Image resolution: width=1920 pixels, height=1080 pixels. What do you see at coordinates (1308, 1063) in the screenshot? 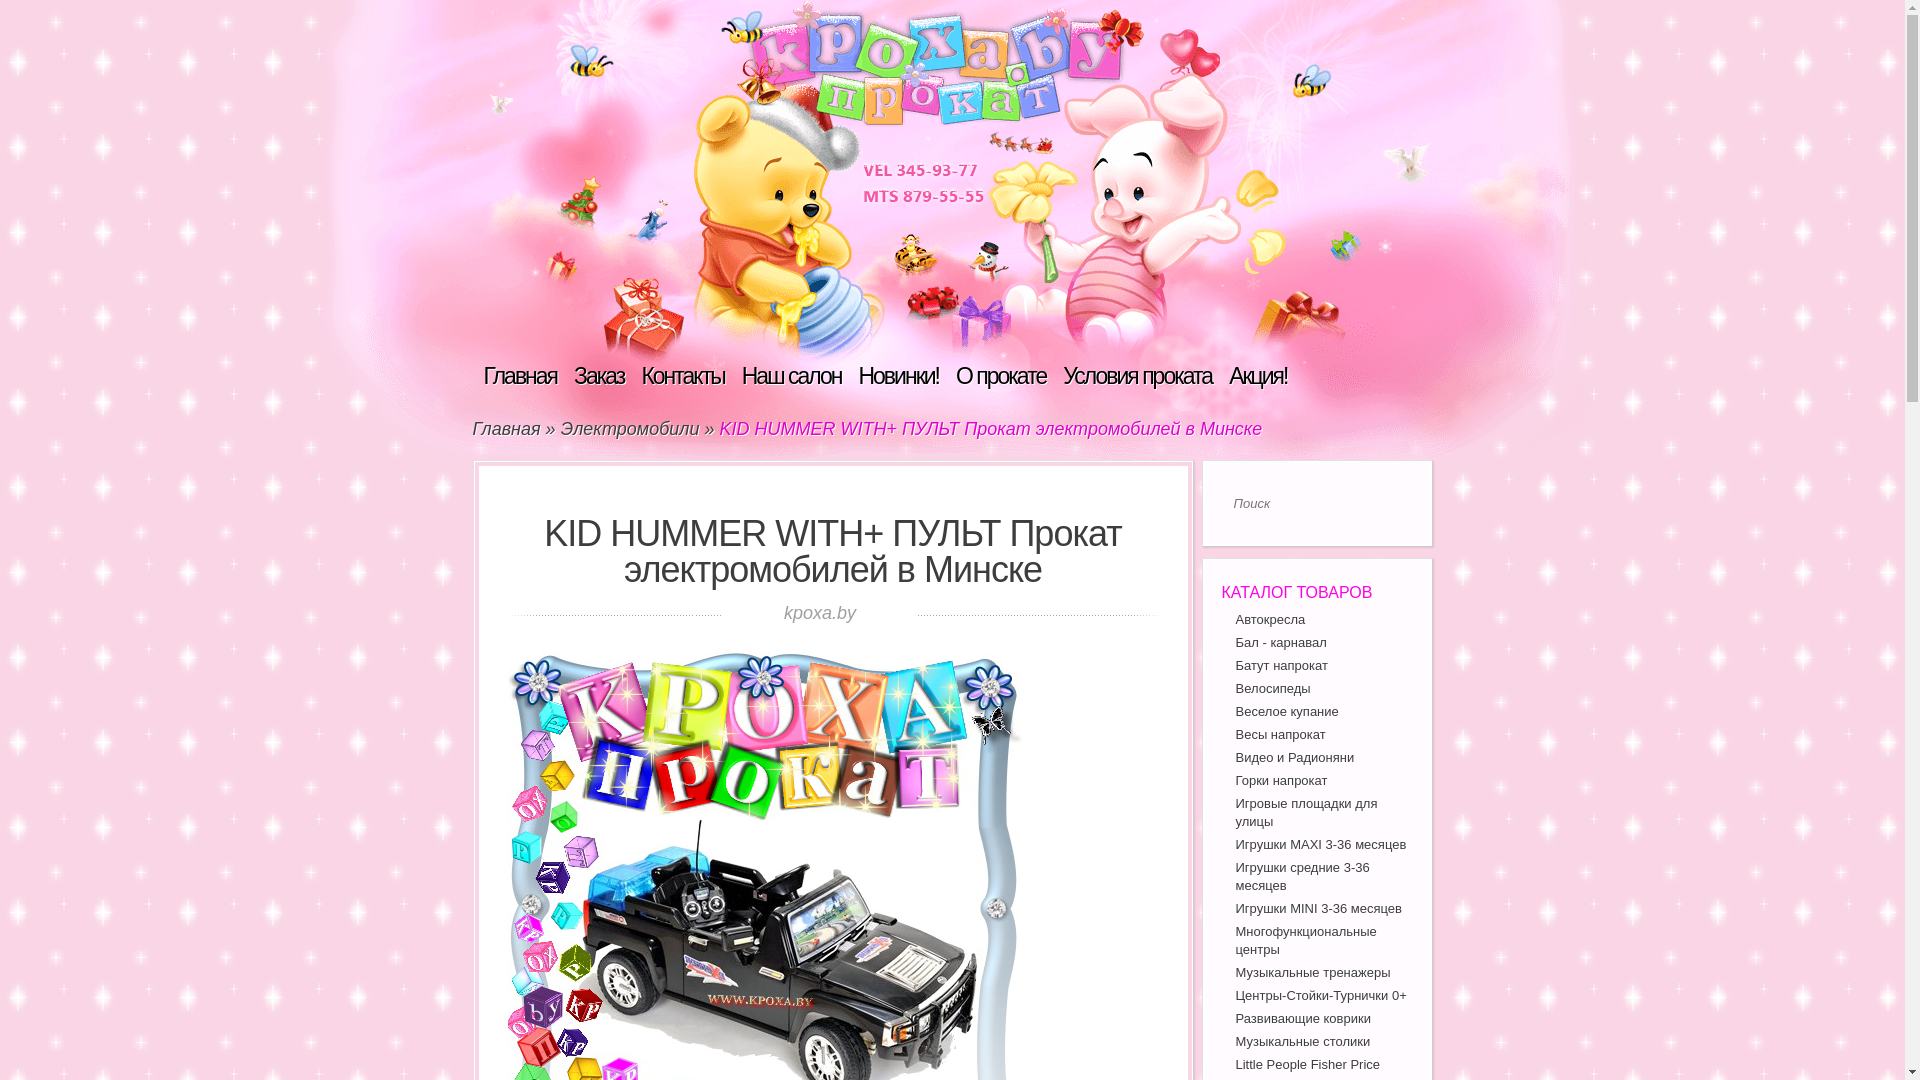
I see `'Little People Fisher Price'` at bounding box center [1308, 1063].